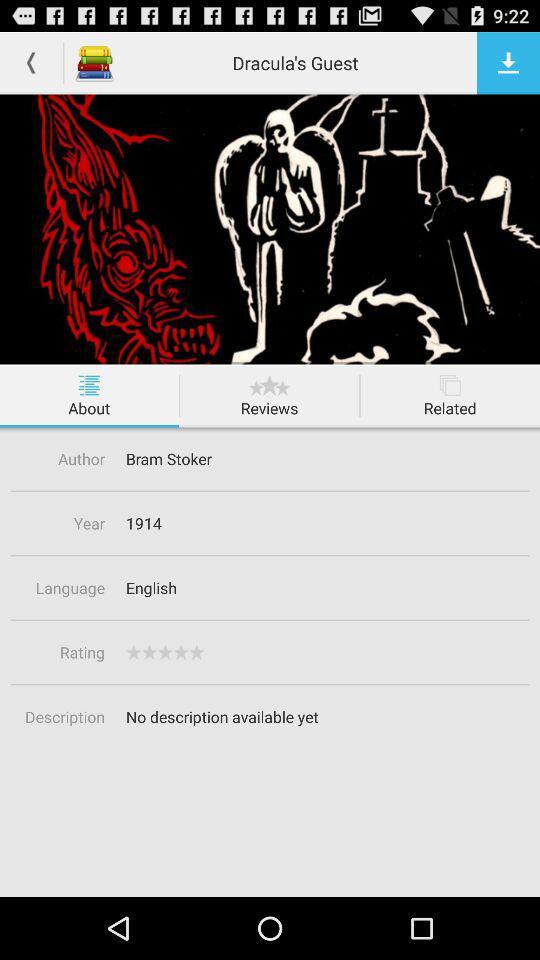 This screenshot has height=960, width=540. Describe the element at coordinates (30, 62) in the screenshot. I see `go back` at that location.